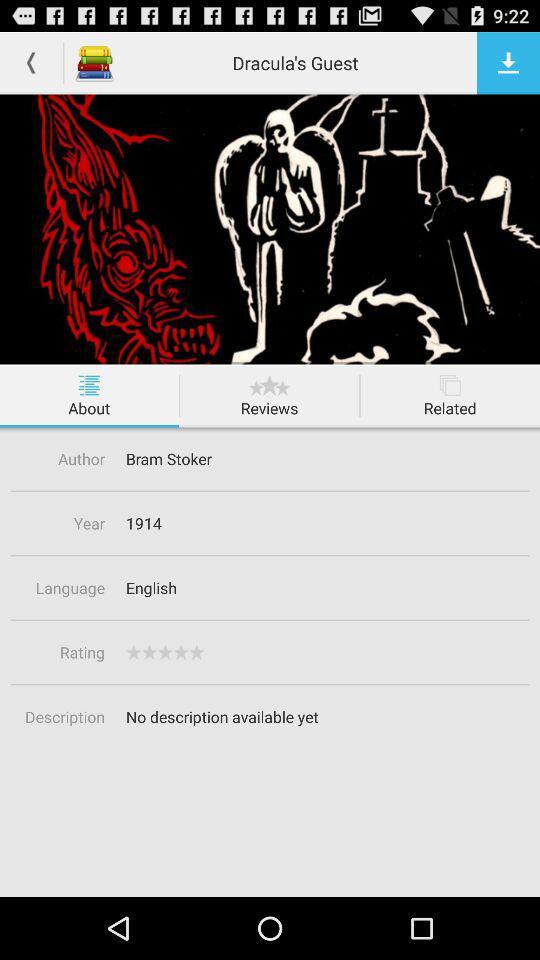 This screenshot has height=960, width=540. Describe the element at coordinates (30, 62) in the screenshot. I see `go back` at that location.